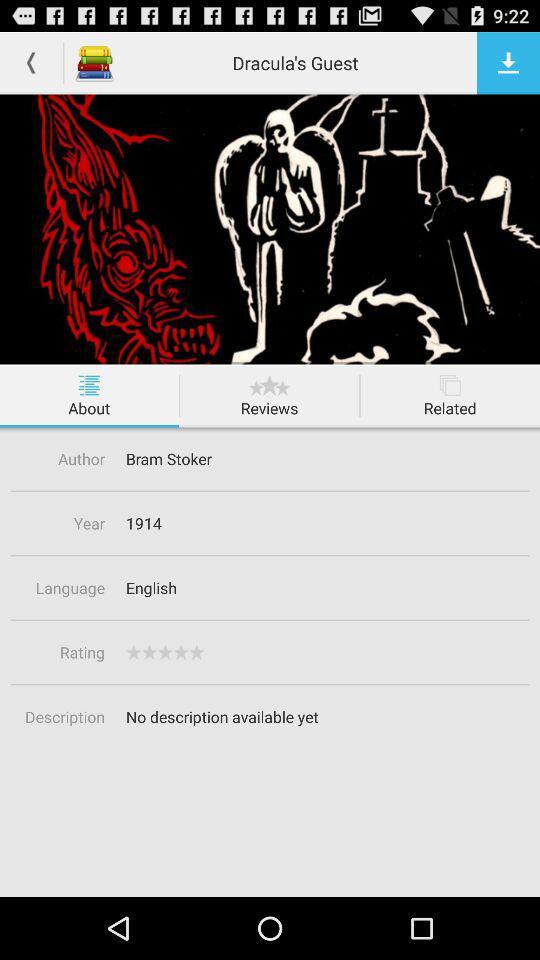 This screenshot has height=960, width=540. Describe the element at coordinates (30, 62) in the screenshot. I see `go back` at that location.